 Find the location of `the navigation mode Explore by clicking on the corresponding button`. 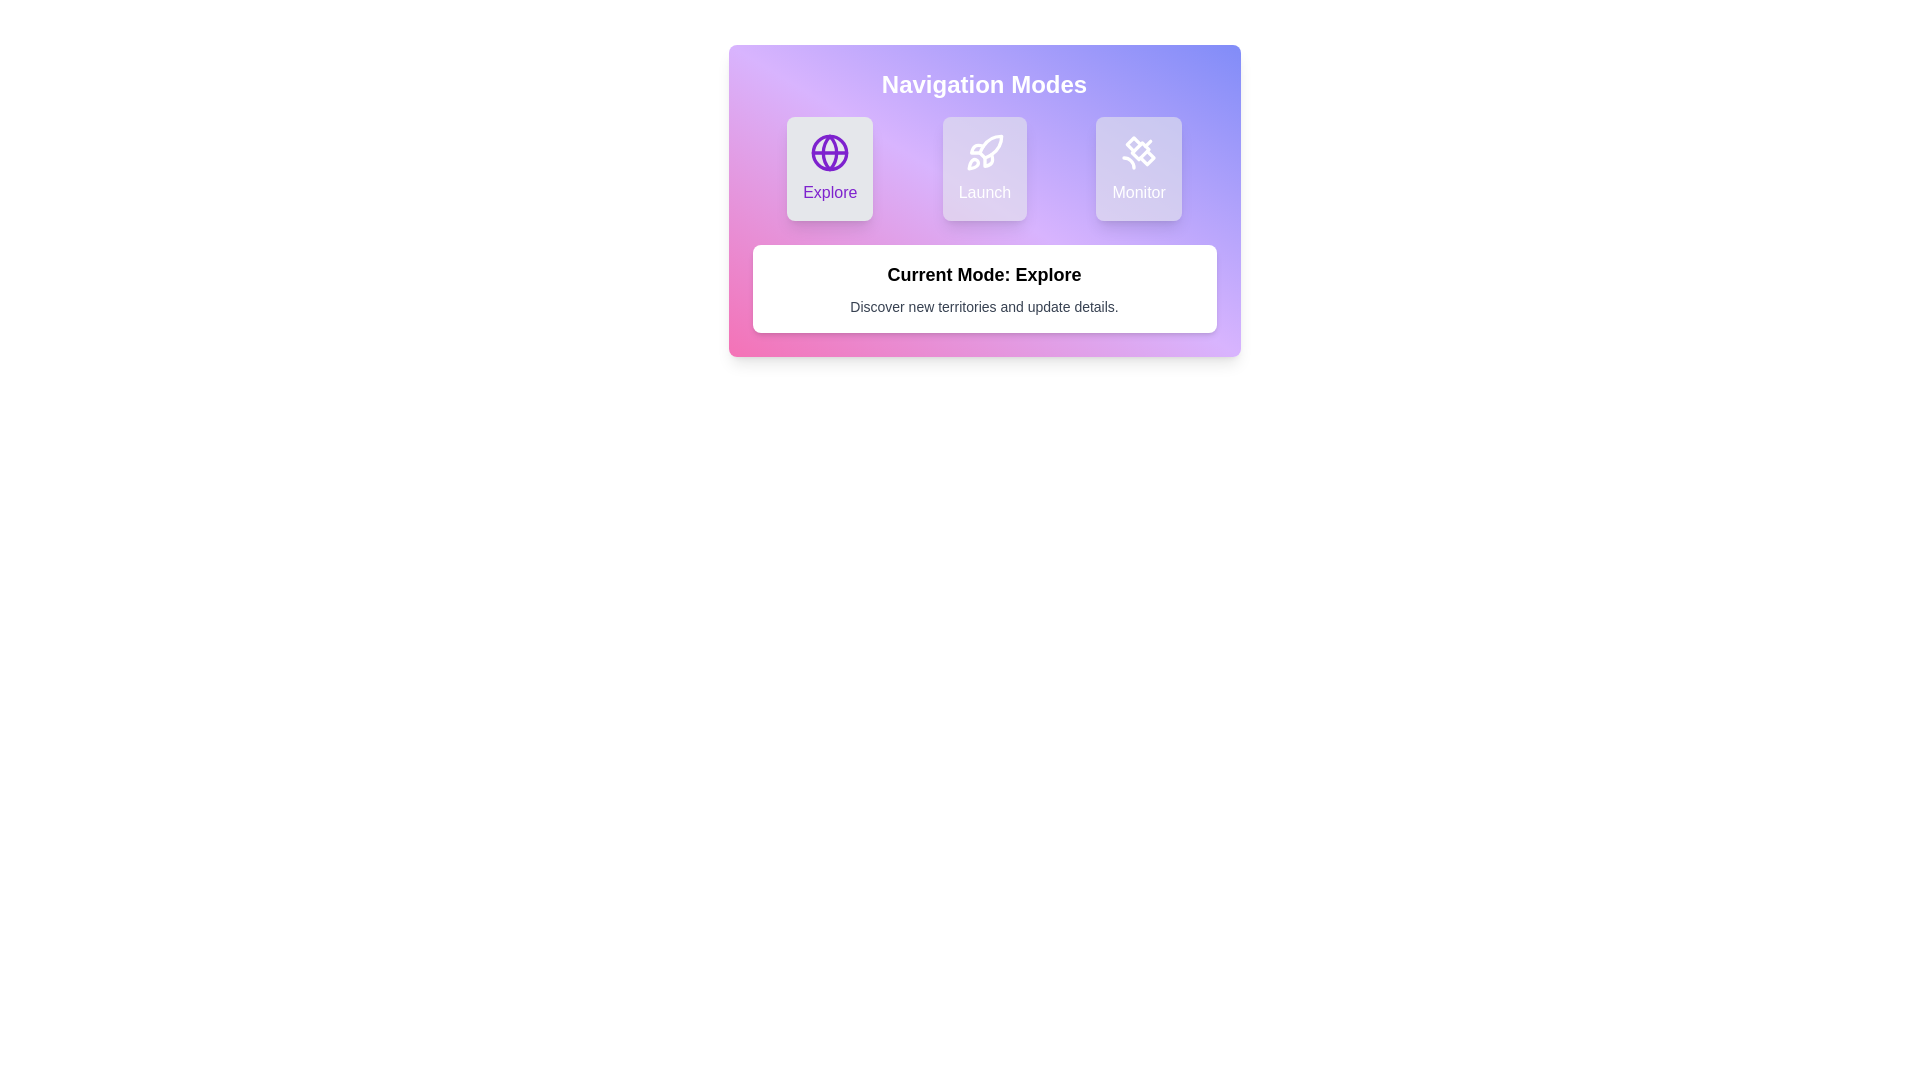

the navigation mode Explore by clicking on the corresponding button is located at coordinates (830, 168).